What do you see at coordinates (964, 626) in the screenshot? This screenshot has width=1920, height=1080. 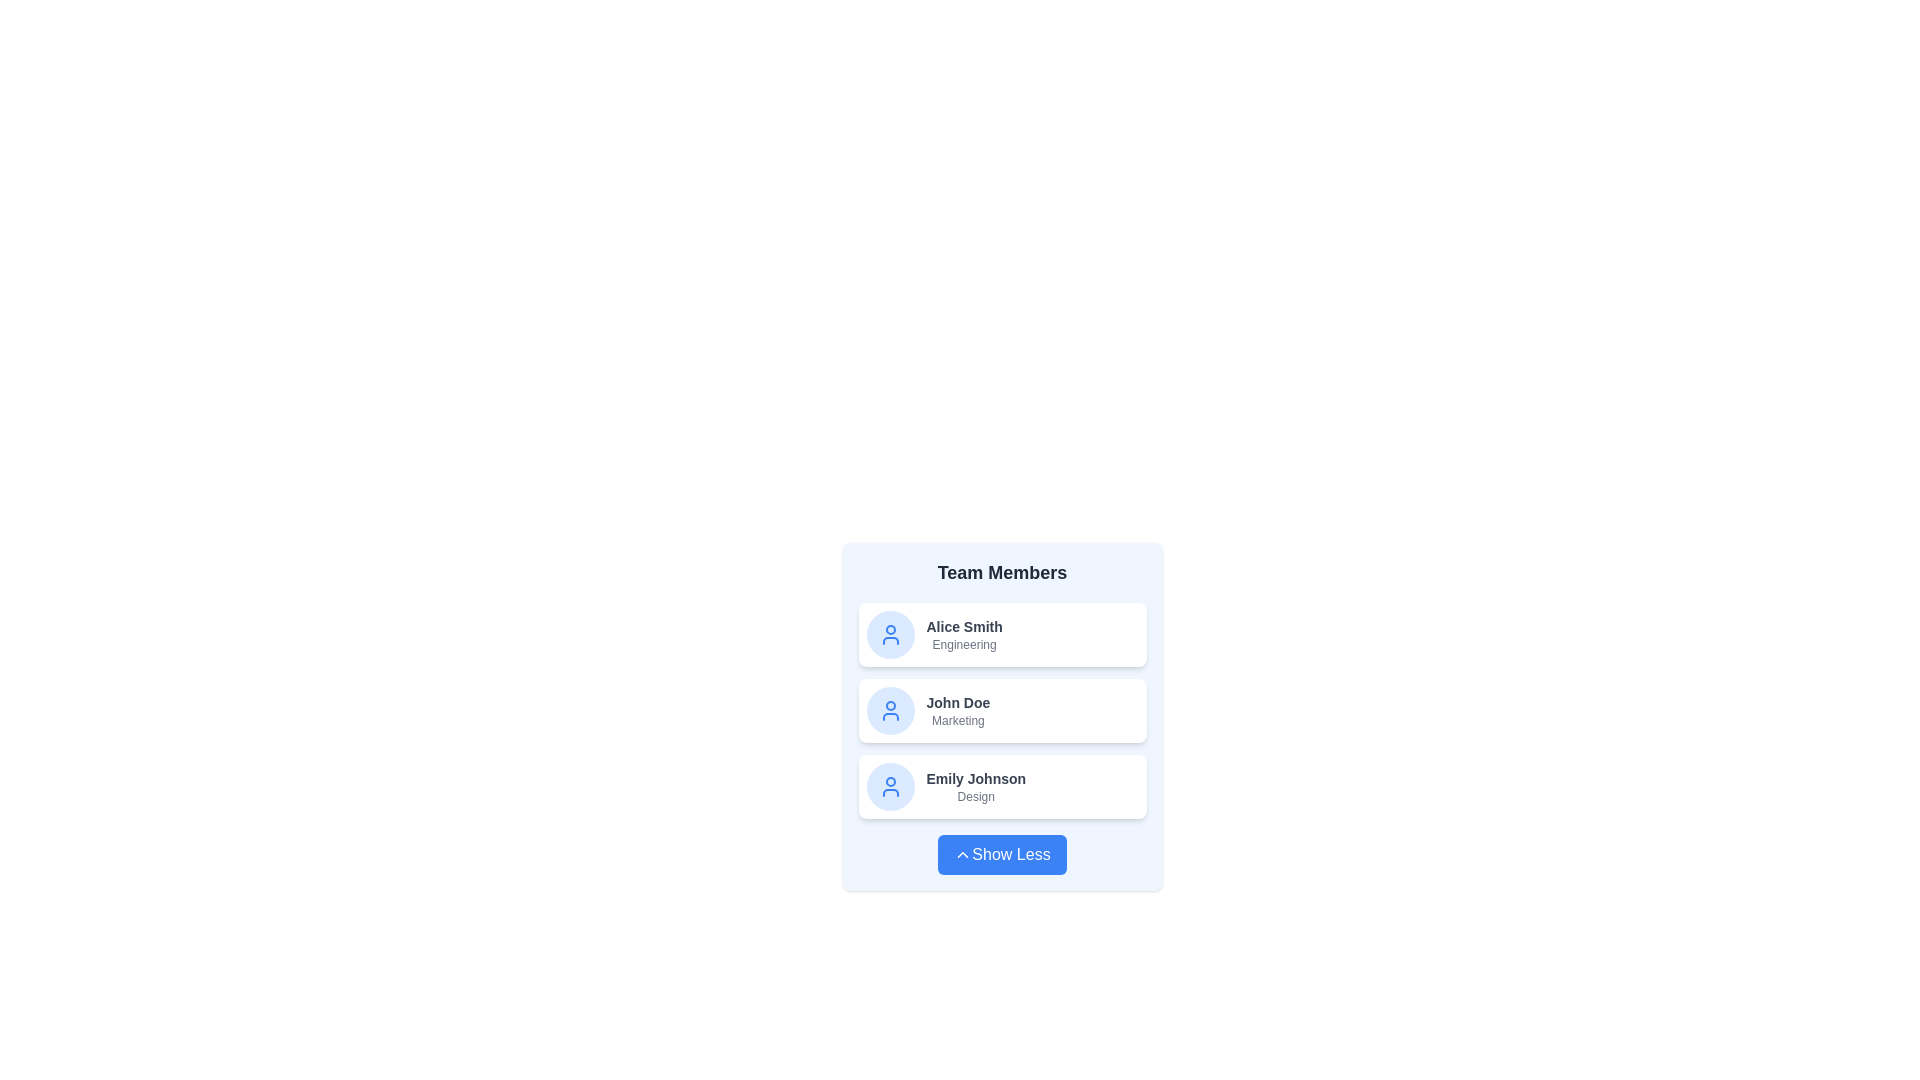 I see `the text label that serves as the title for the individual listed in the first team member card in the 'Team Members' section, which is centrally aligned above the text 'Engineering'` at bounding box center [964, 626].